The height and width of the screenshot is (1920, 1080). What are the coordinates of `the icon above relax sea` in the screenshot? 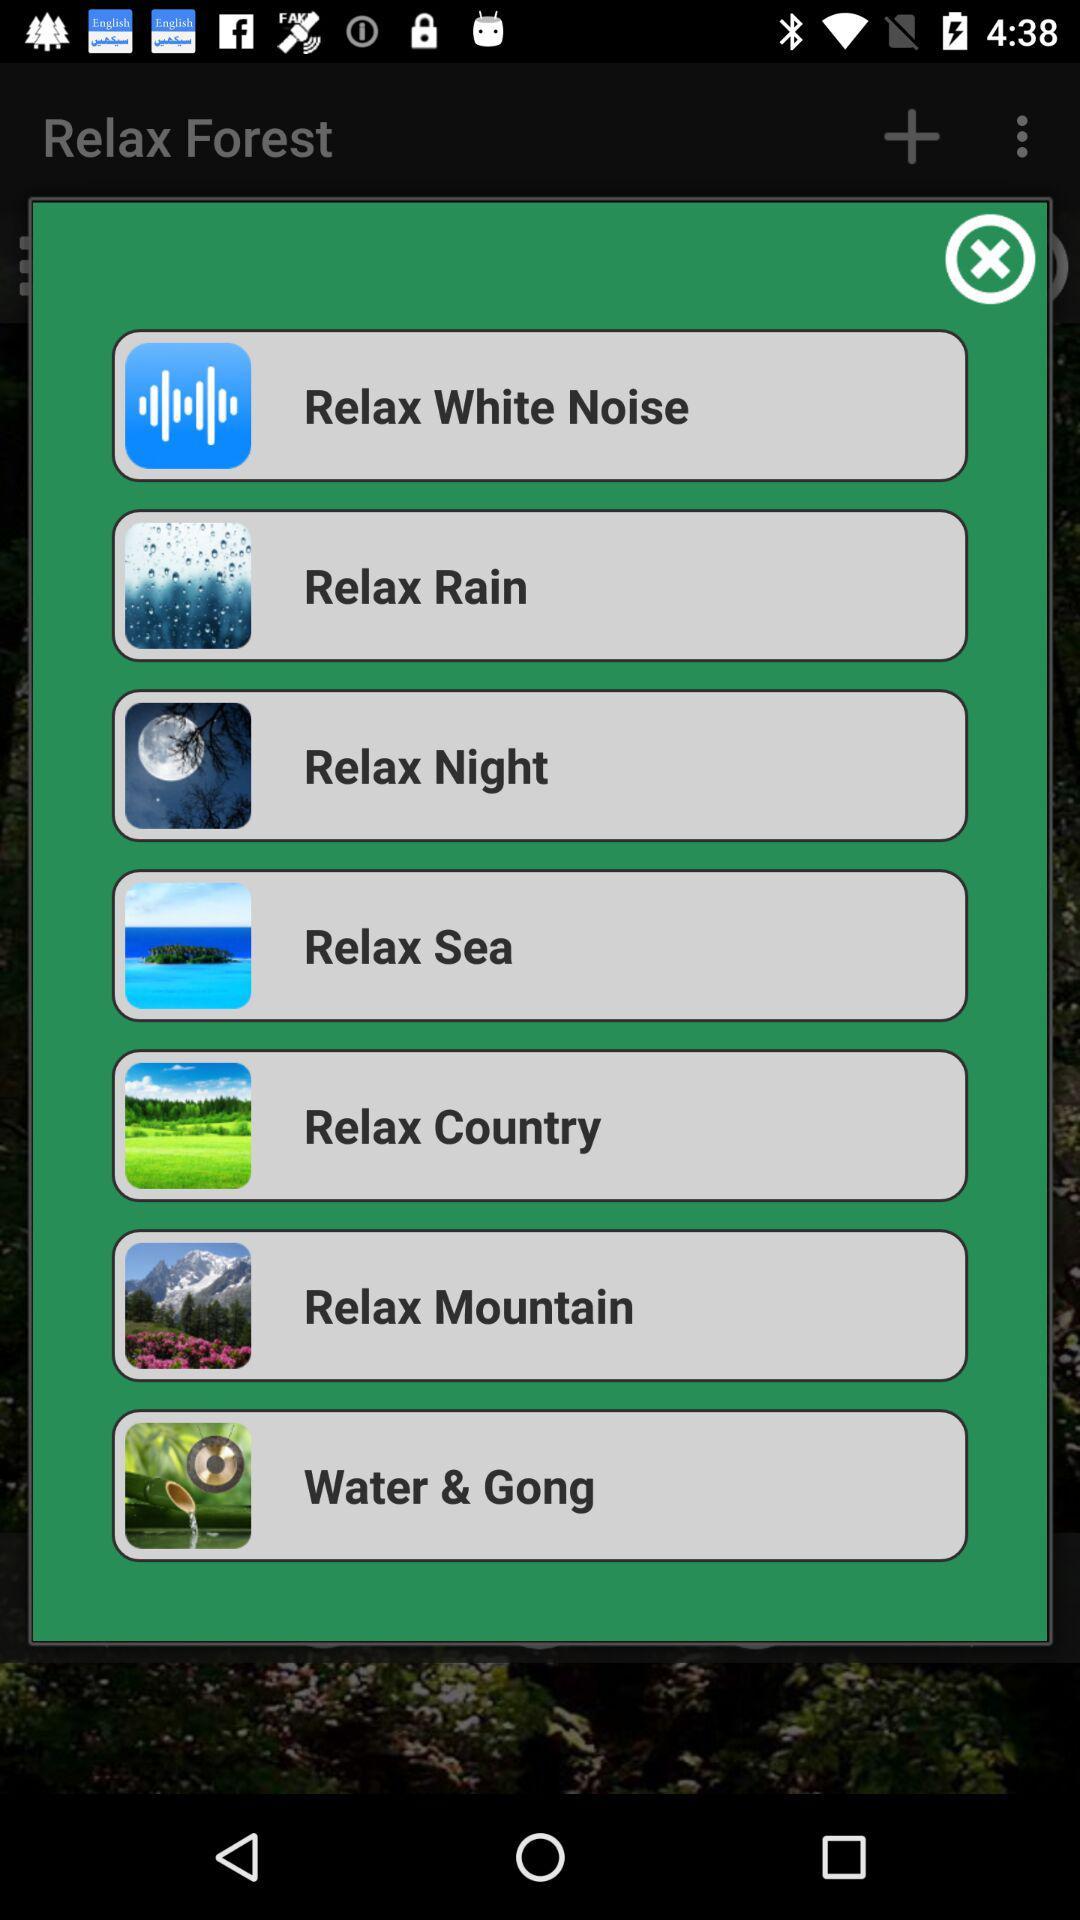 It's located at (540, 764).